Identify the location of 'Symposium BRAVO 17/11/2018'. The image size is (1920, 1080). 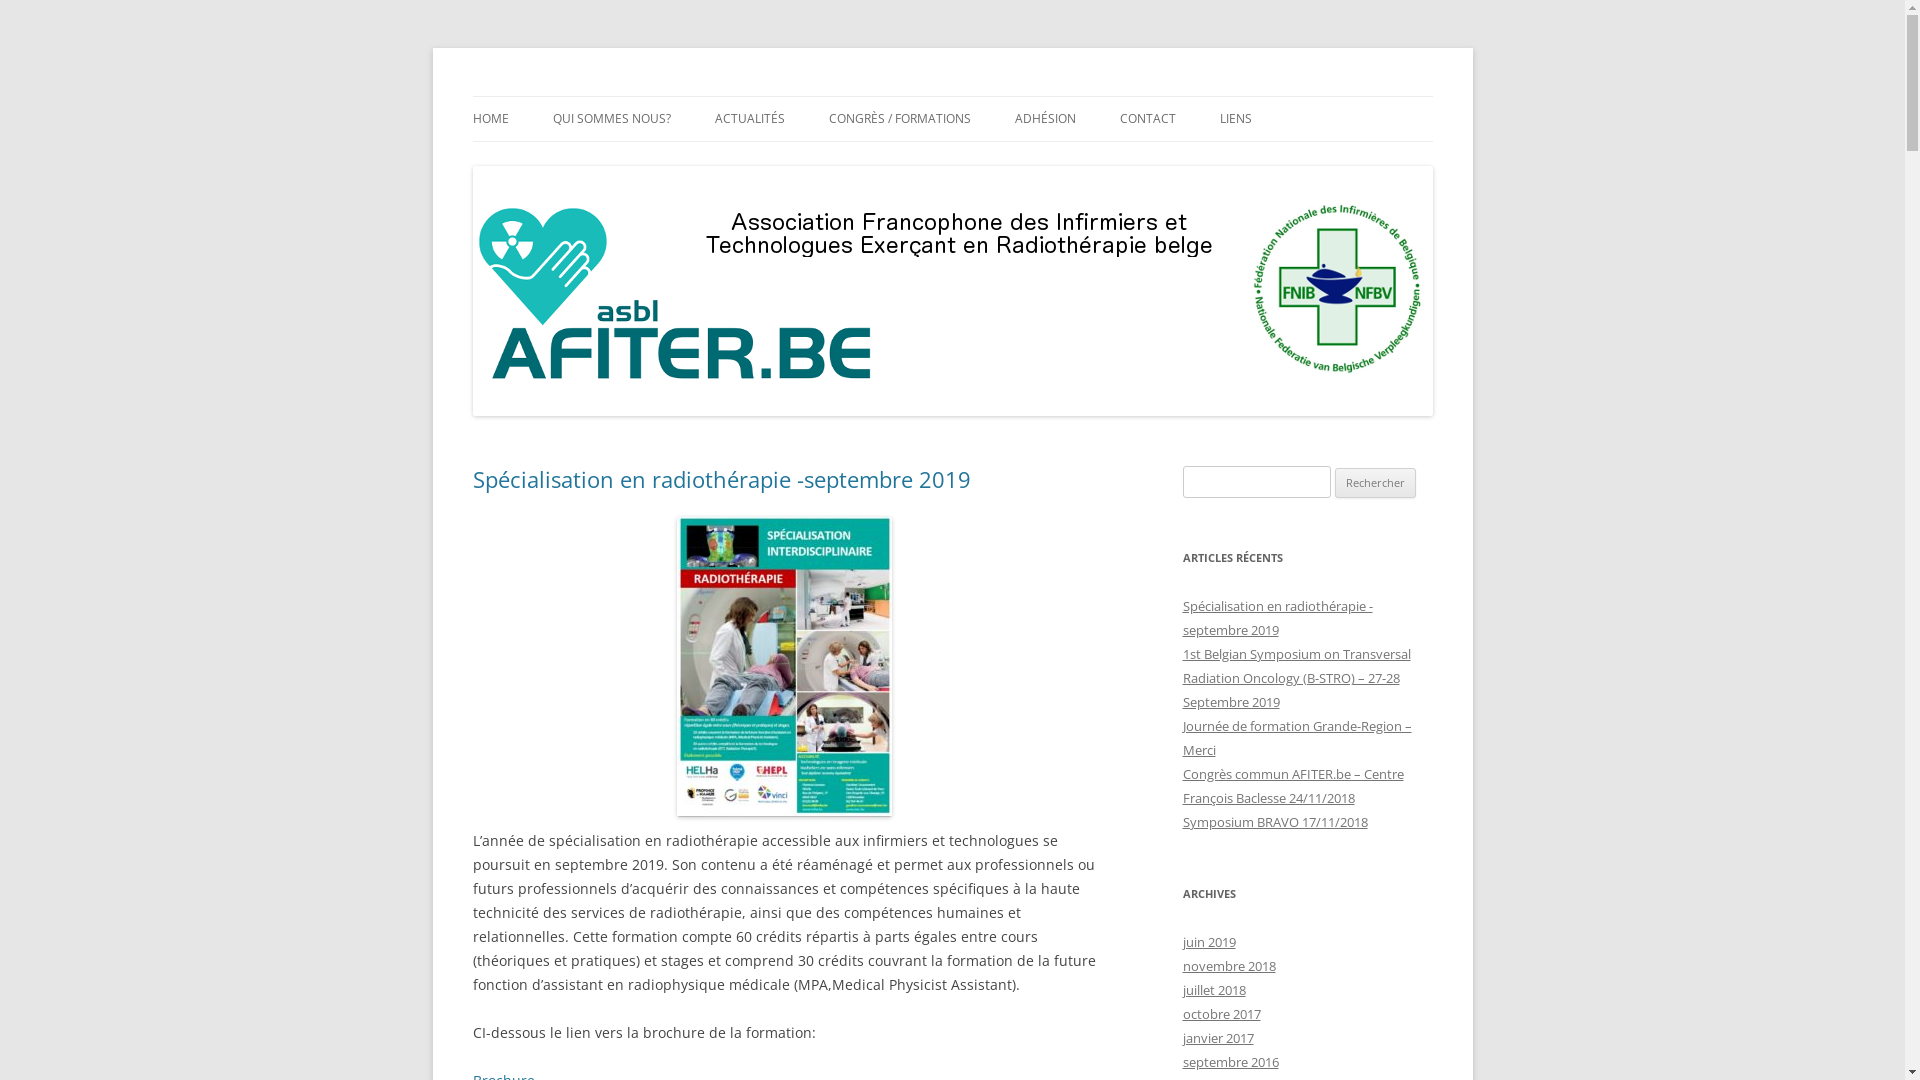
(1273, 821).